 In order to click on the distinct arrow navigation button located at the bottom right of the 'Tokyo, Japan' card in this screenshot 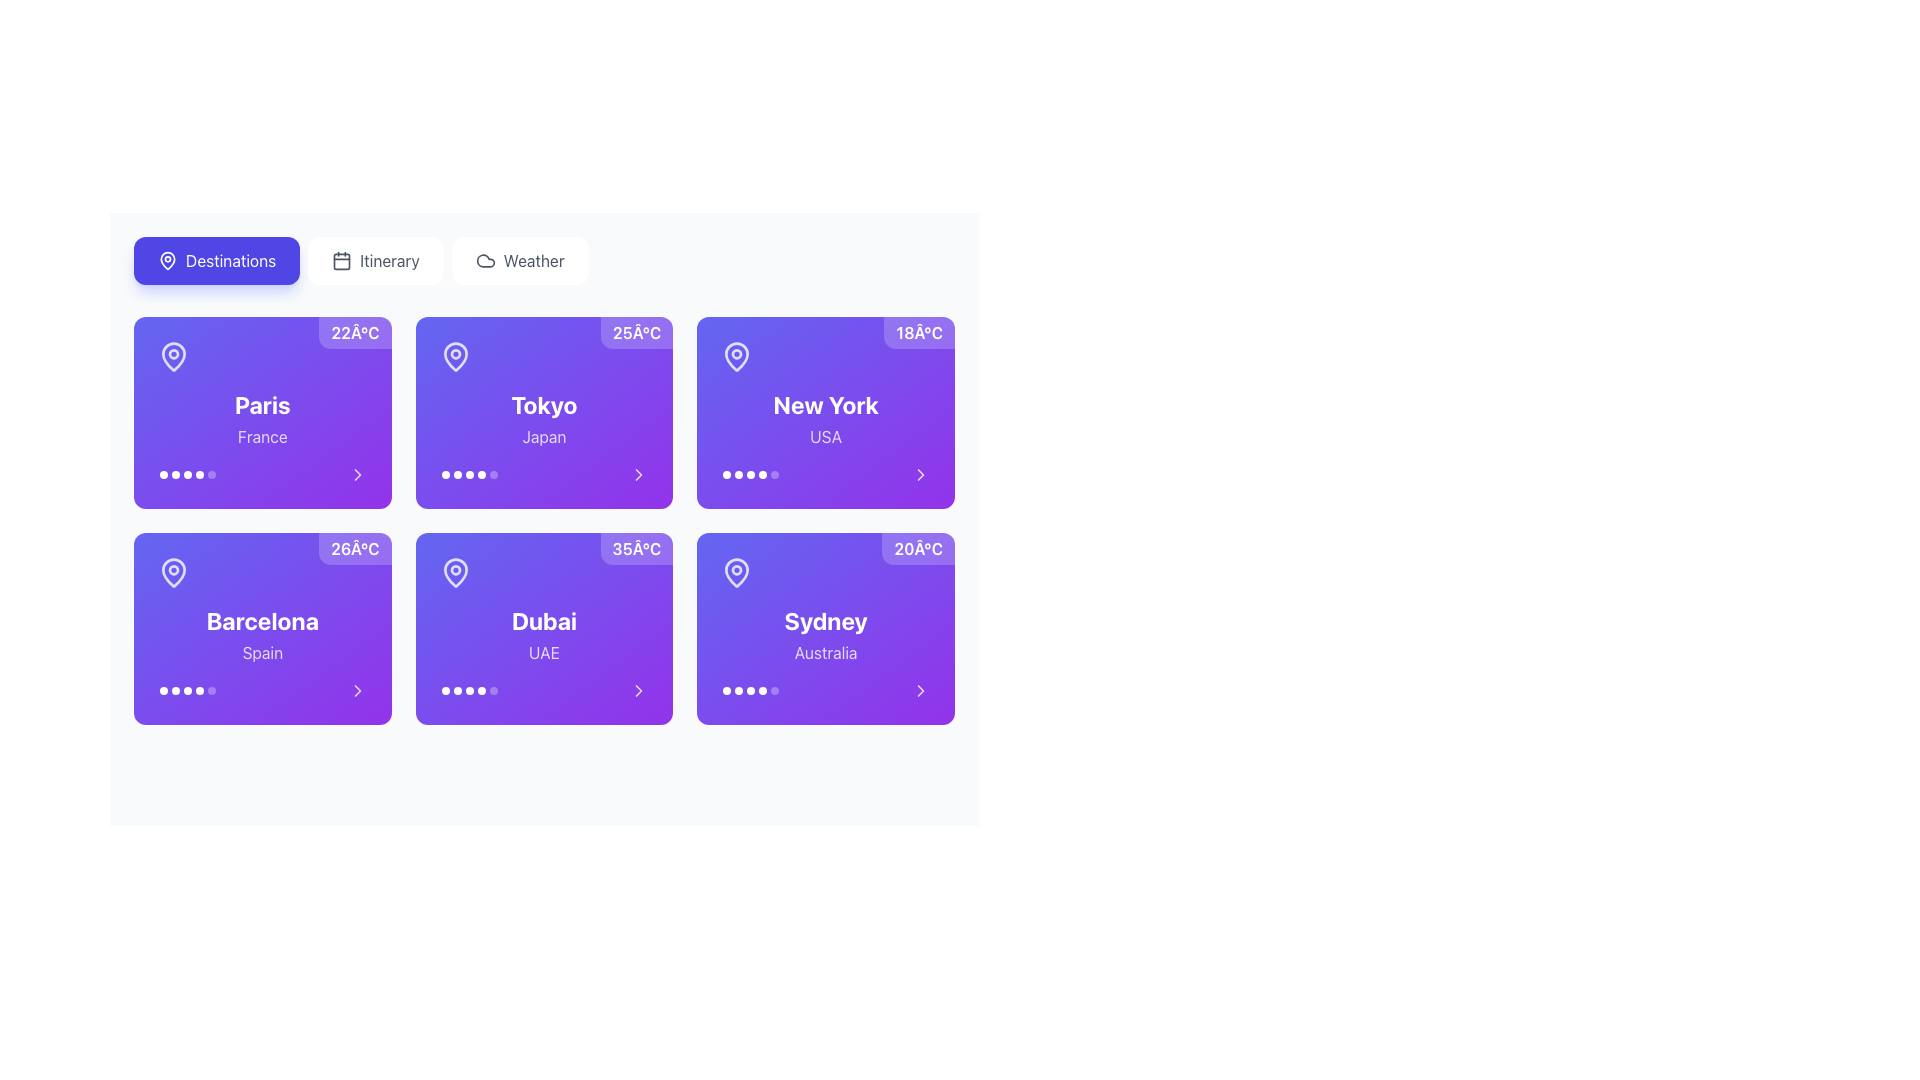, I will do `click(638, 474)`.